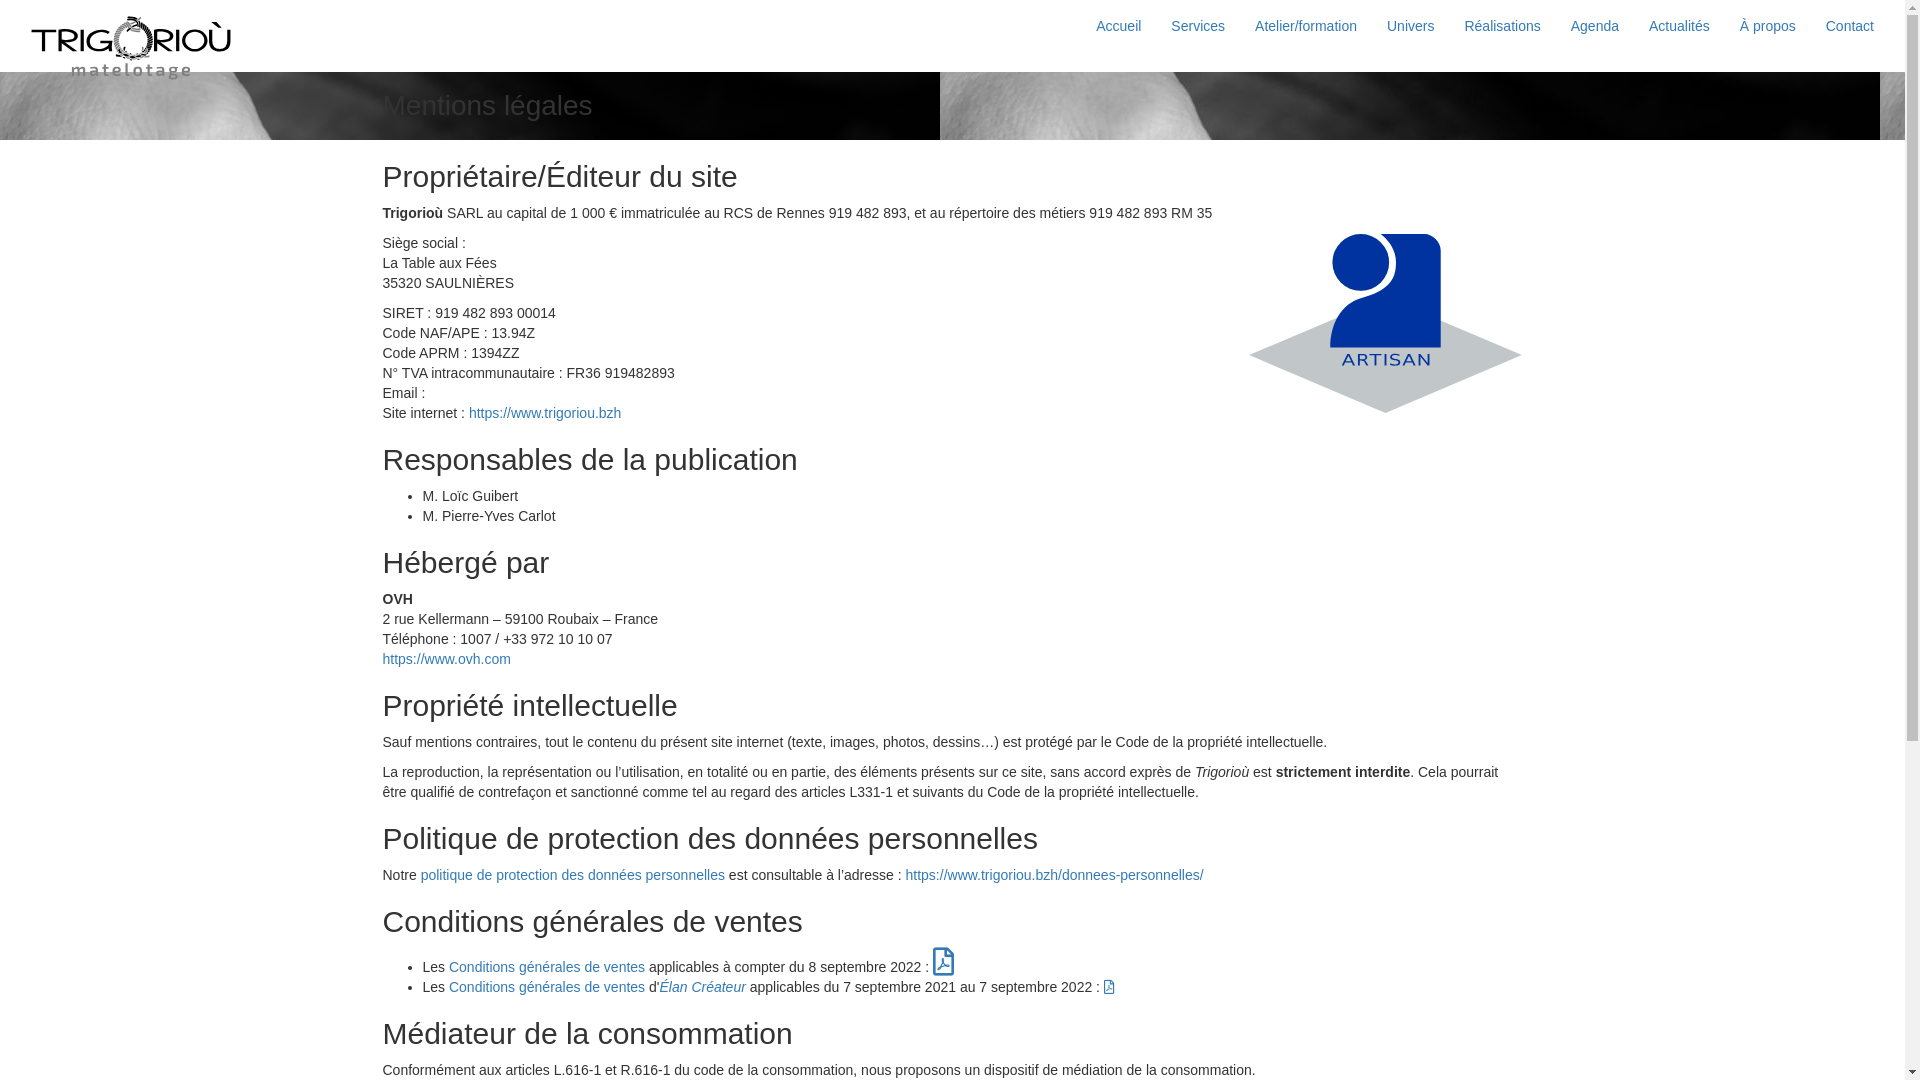  What do you see at coordinates (1305, 26) in the screenshot?
I see `'Atelier/formation'` at bounding box center [1305, 26].